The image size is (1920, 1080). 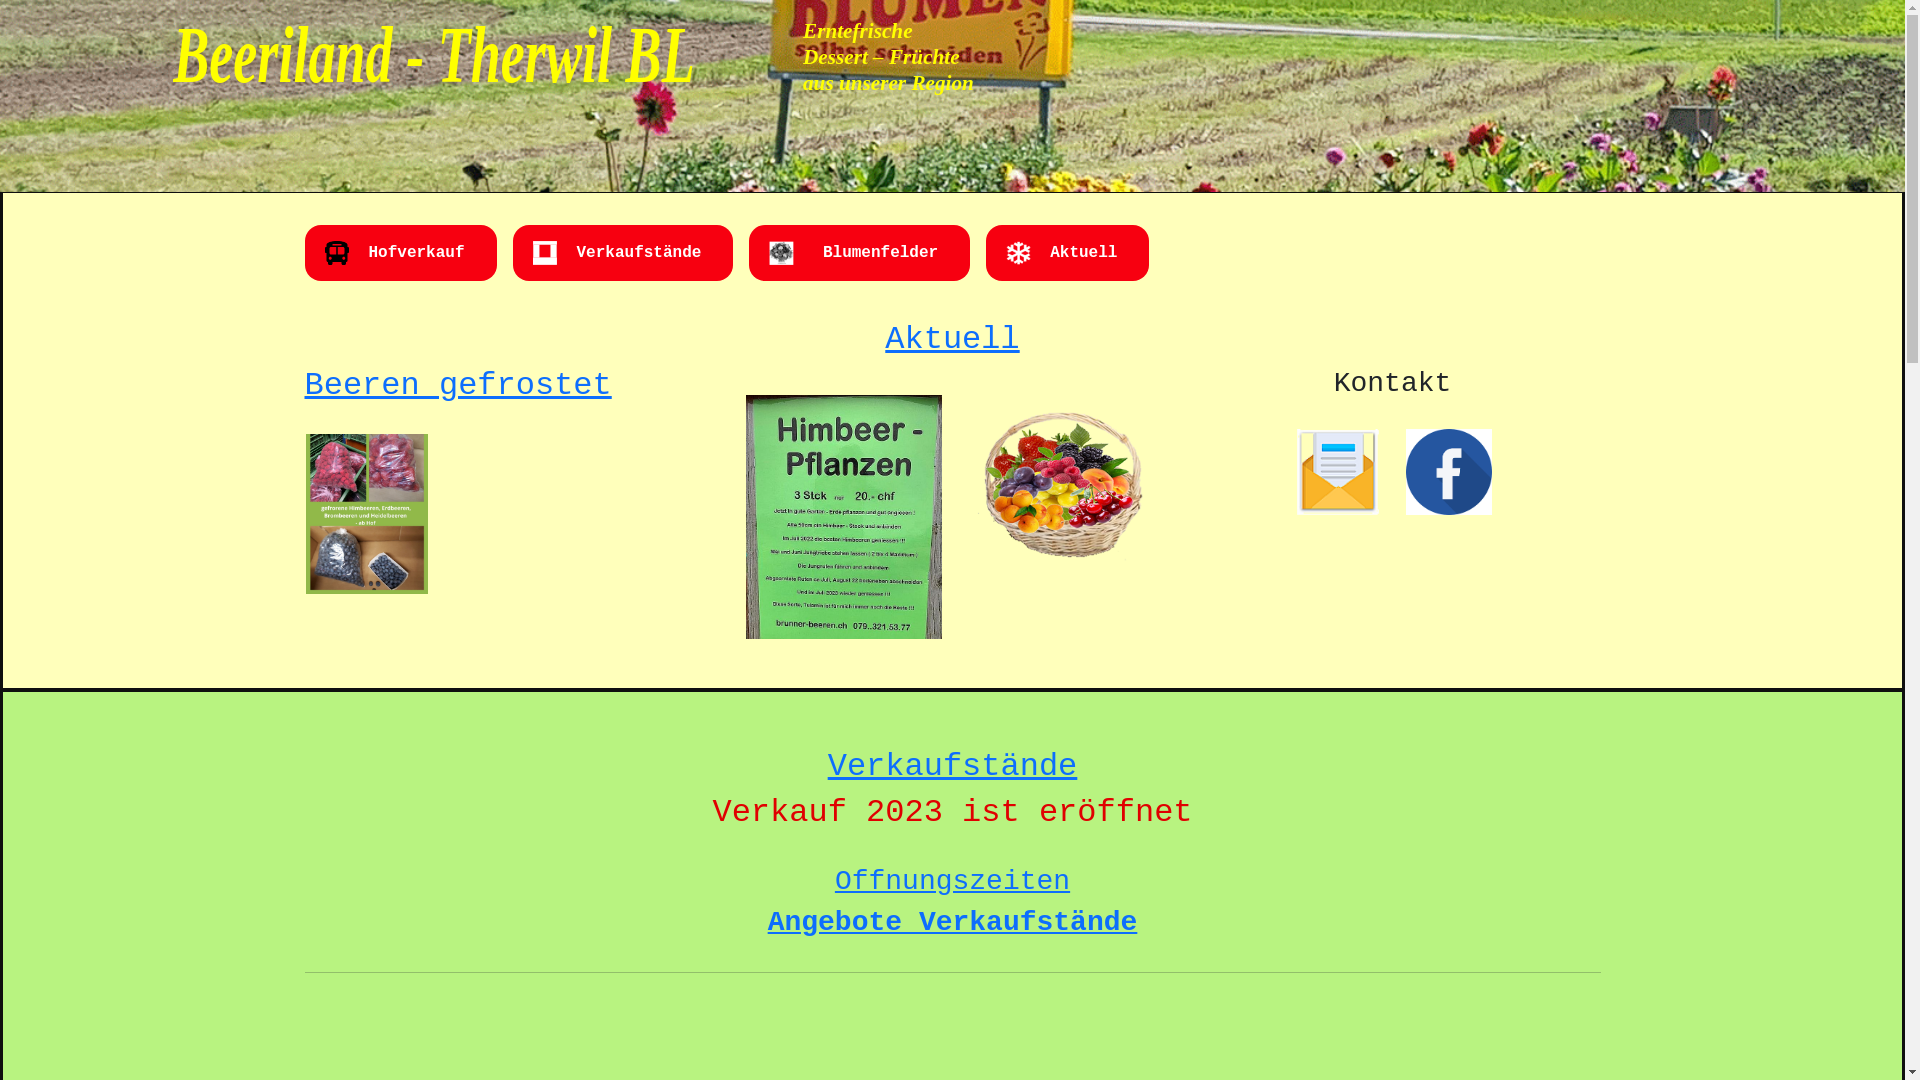 I want to click on ' Blumenfelder', so click(x=812, y=252).